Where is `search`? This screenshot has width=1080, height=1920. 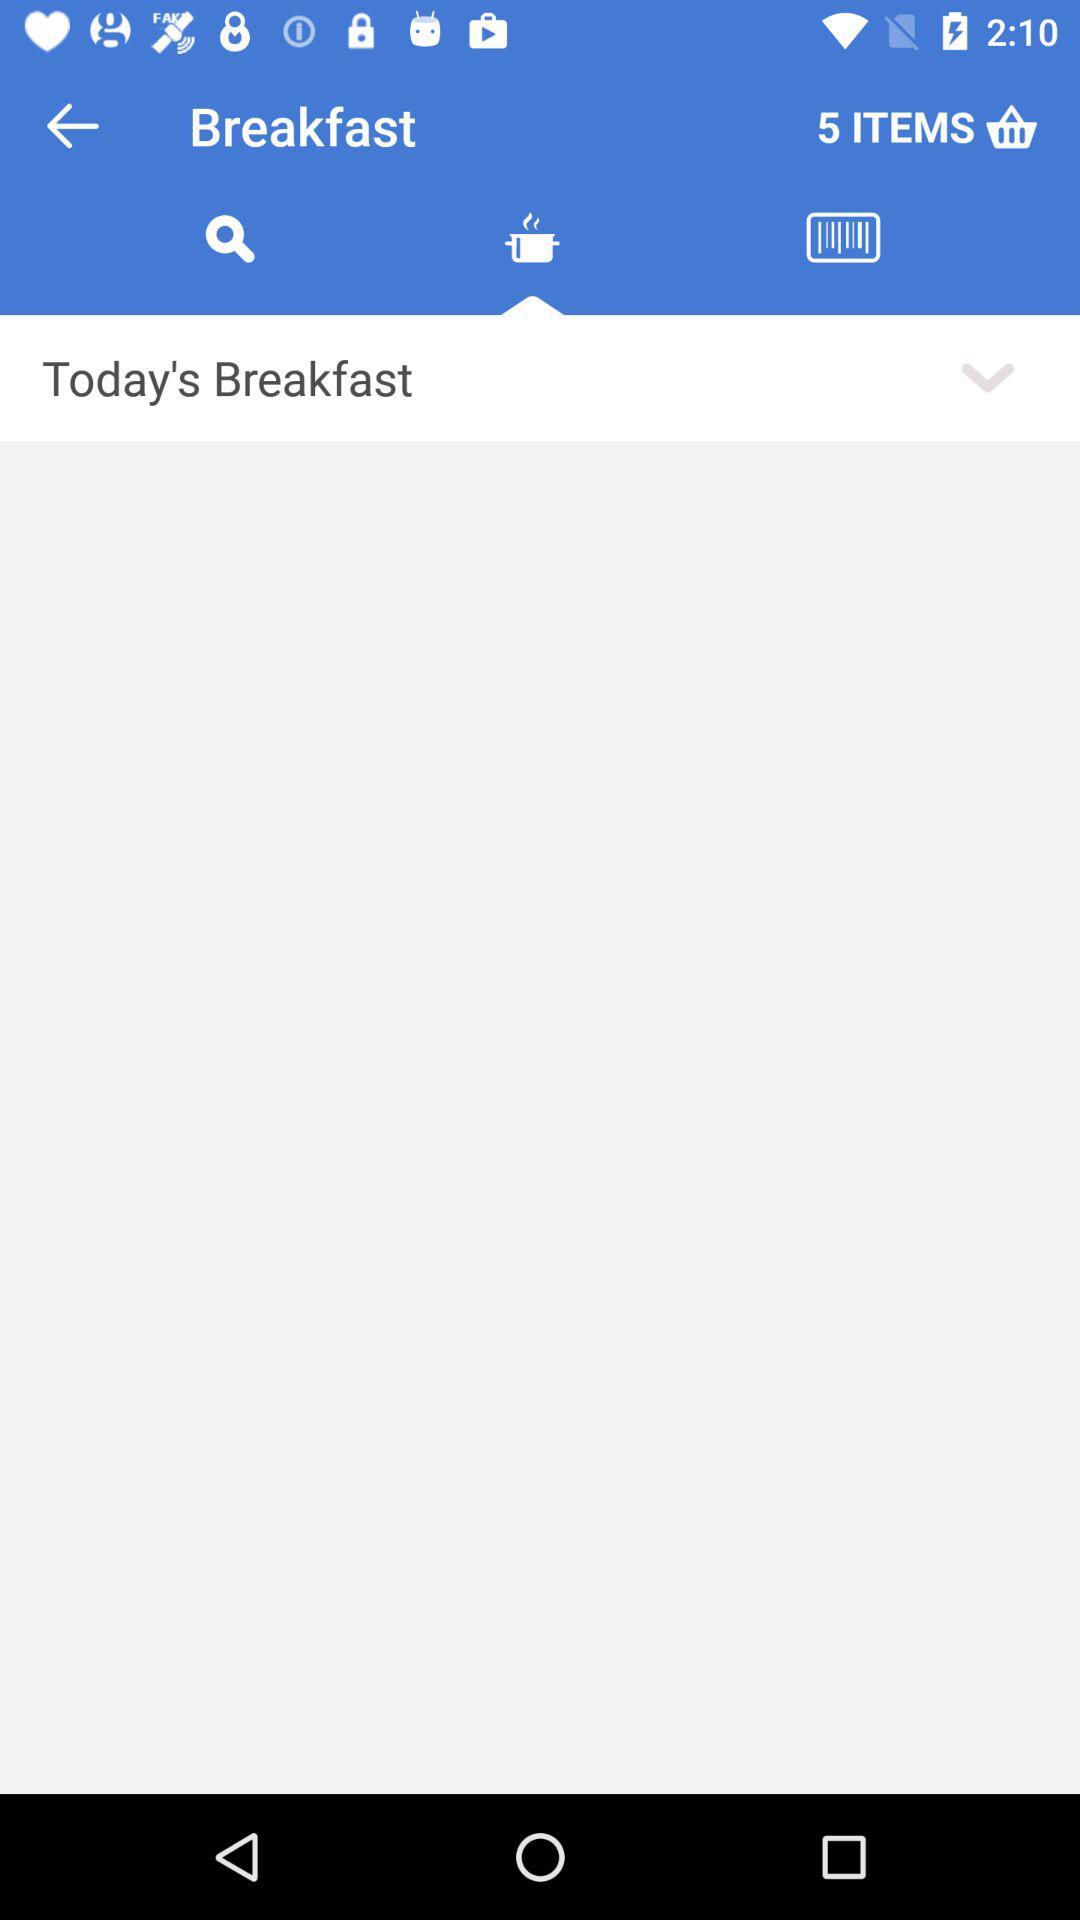 search is located at coordinates (228, 261).